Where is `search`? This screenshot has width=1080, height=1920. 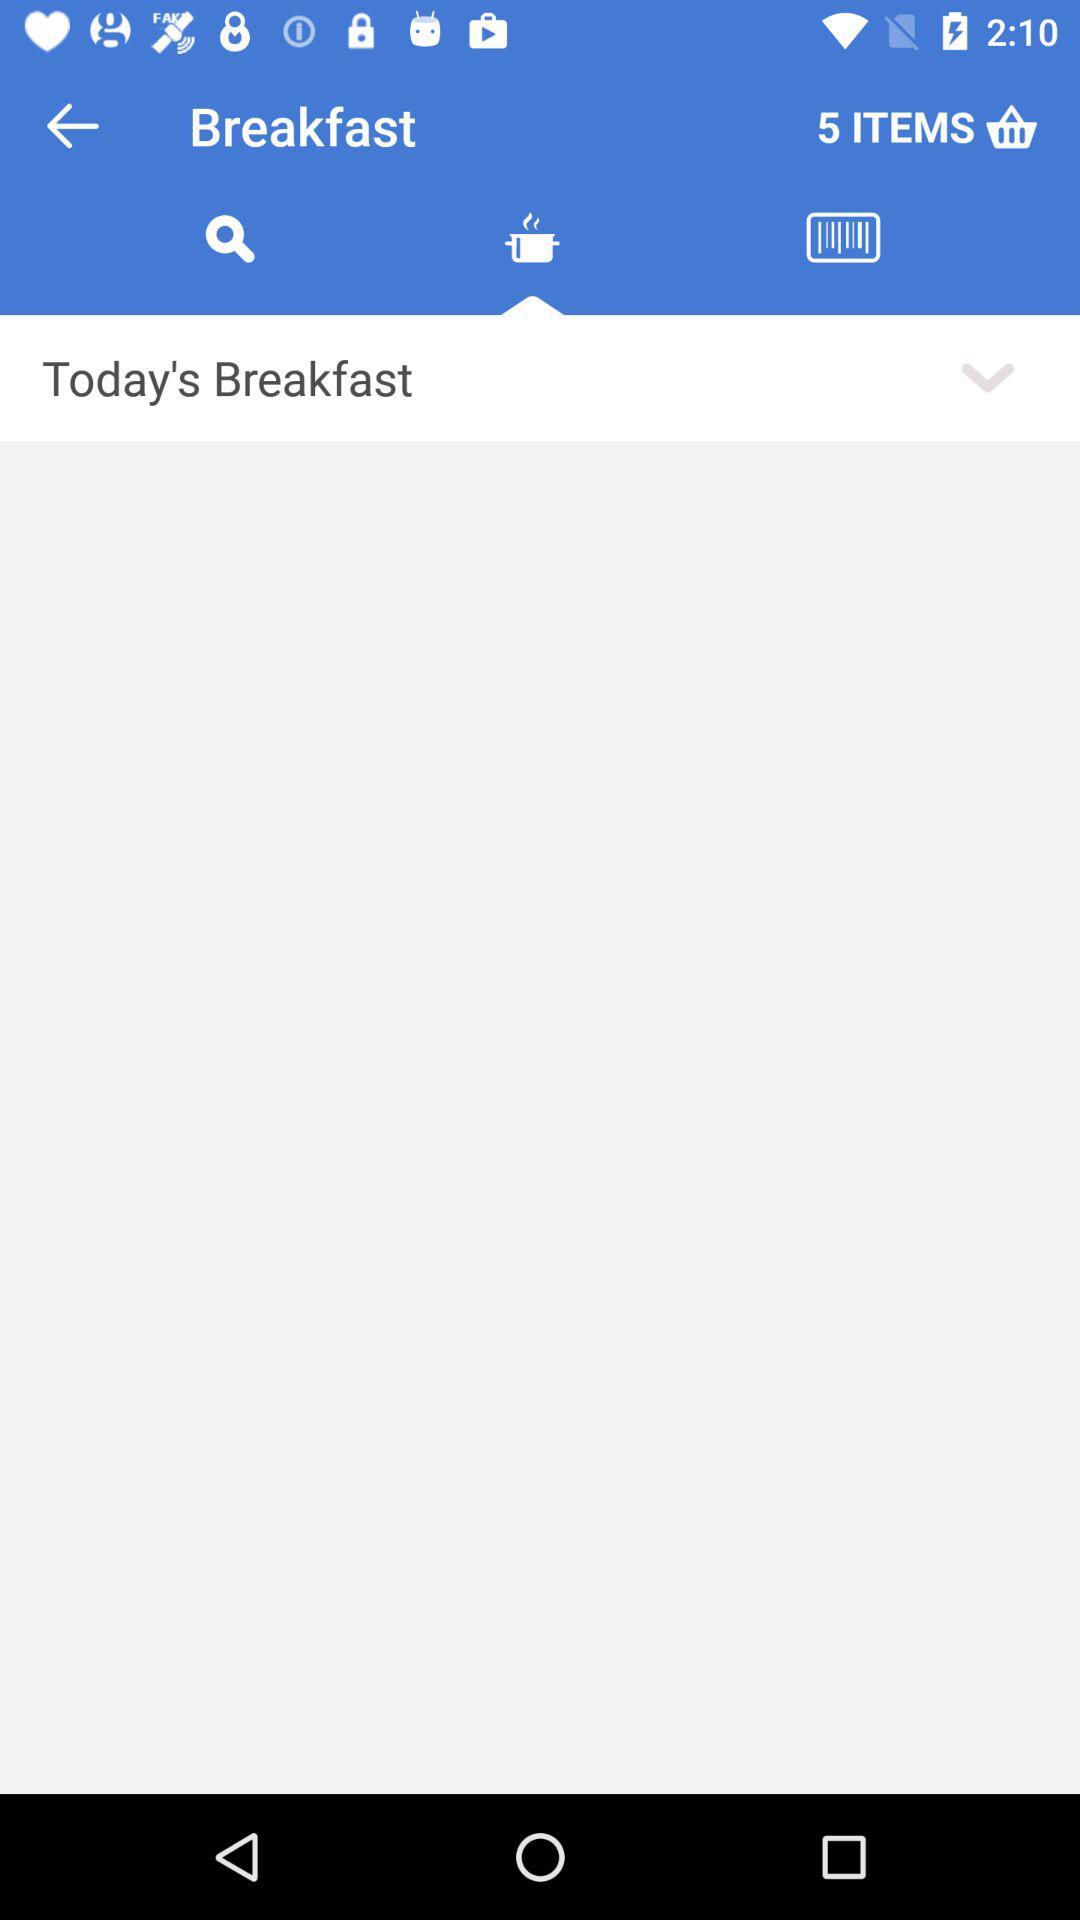 search is located at coordinates (228, 261).